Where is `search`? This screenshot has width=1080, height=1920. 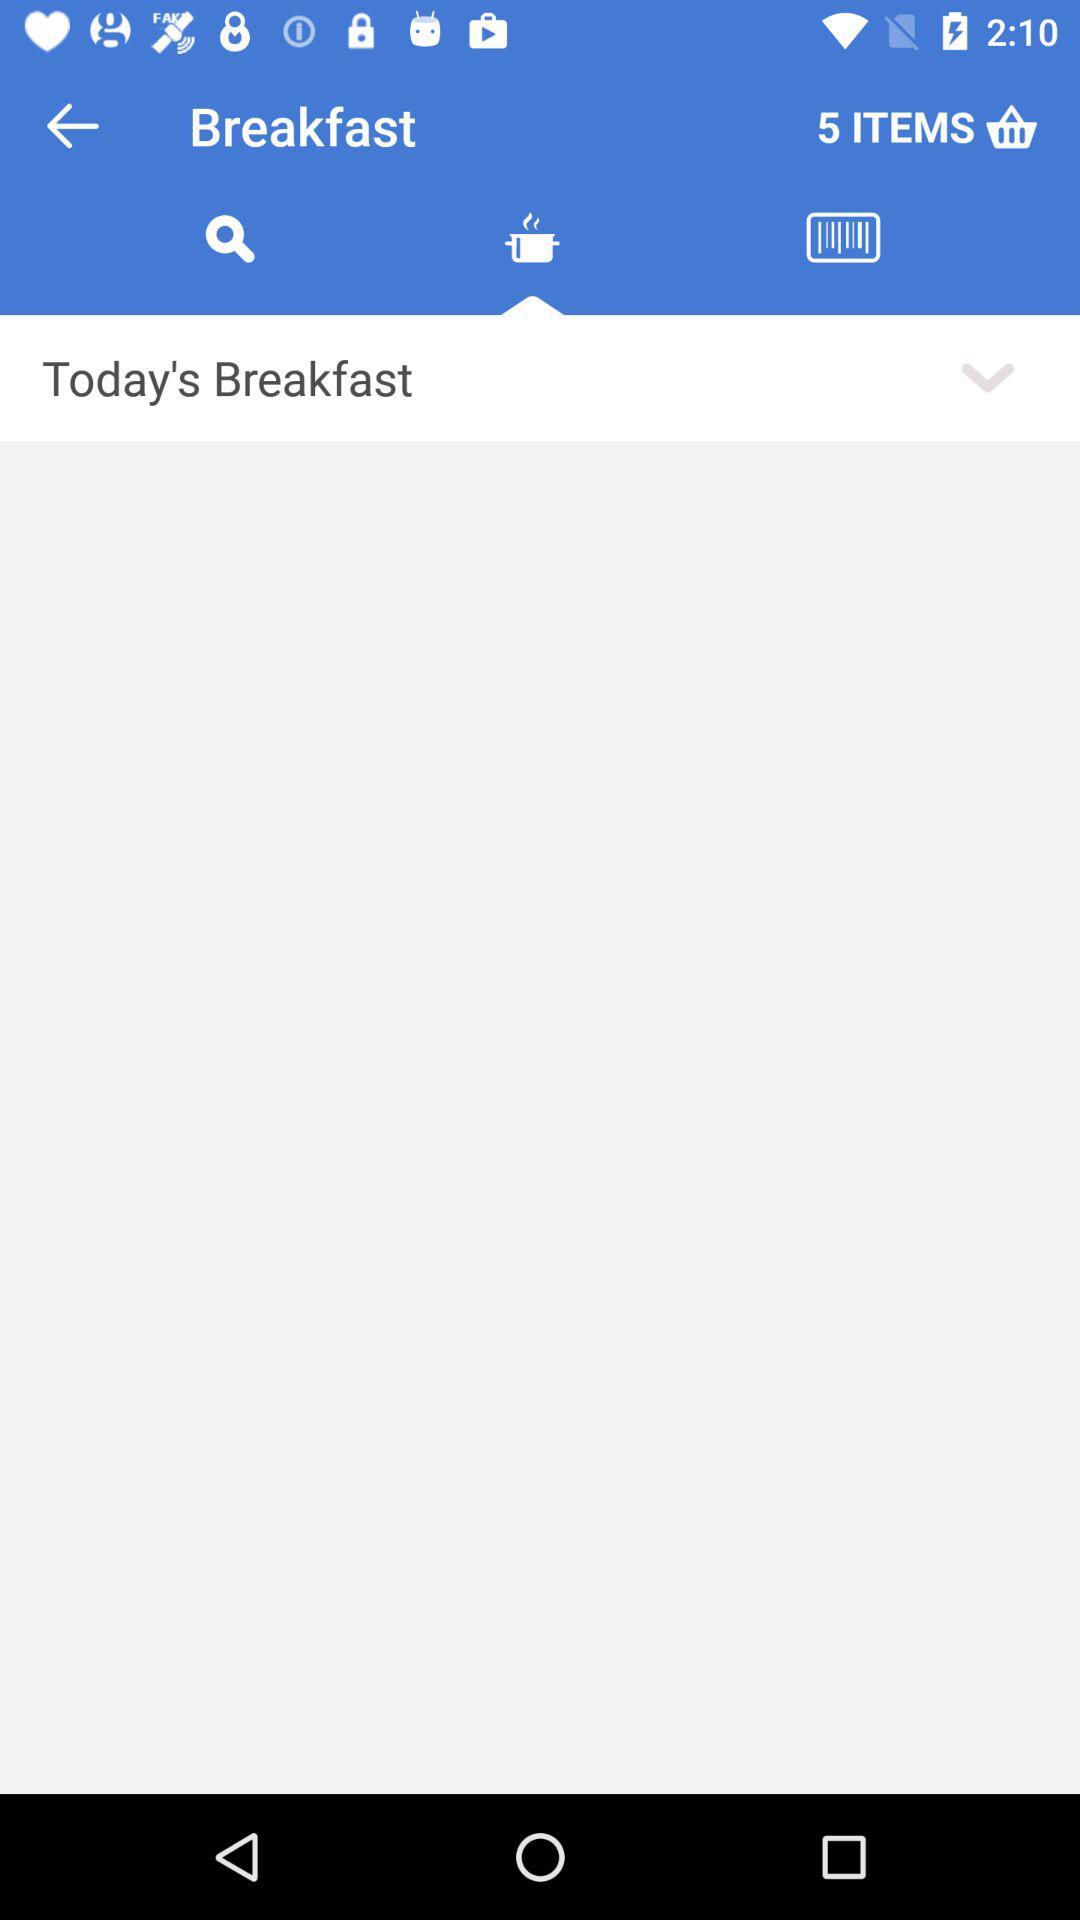 search is located at coordinates (228, 261).